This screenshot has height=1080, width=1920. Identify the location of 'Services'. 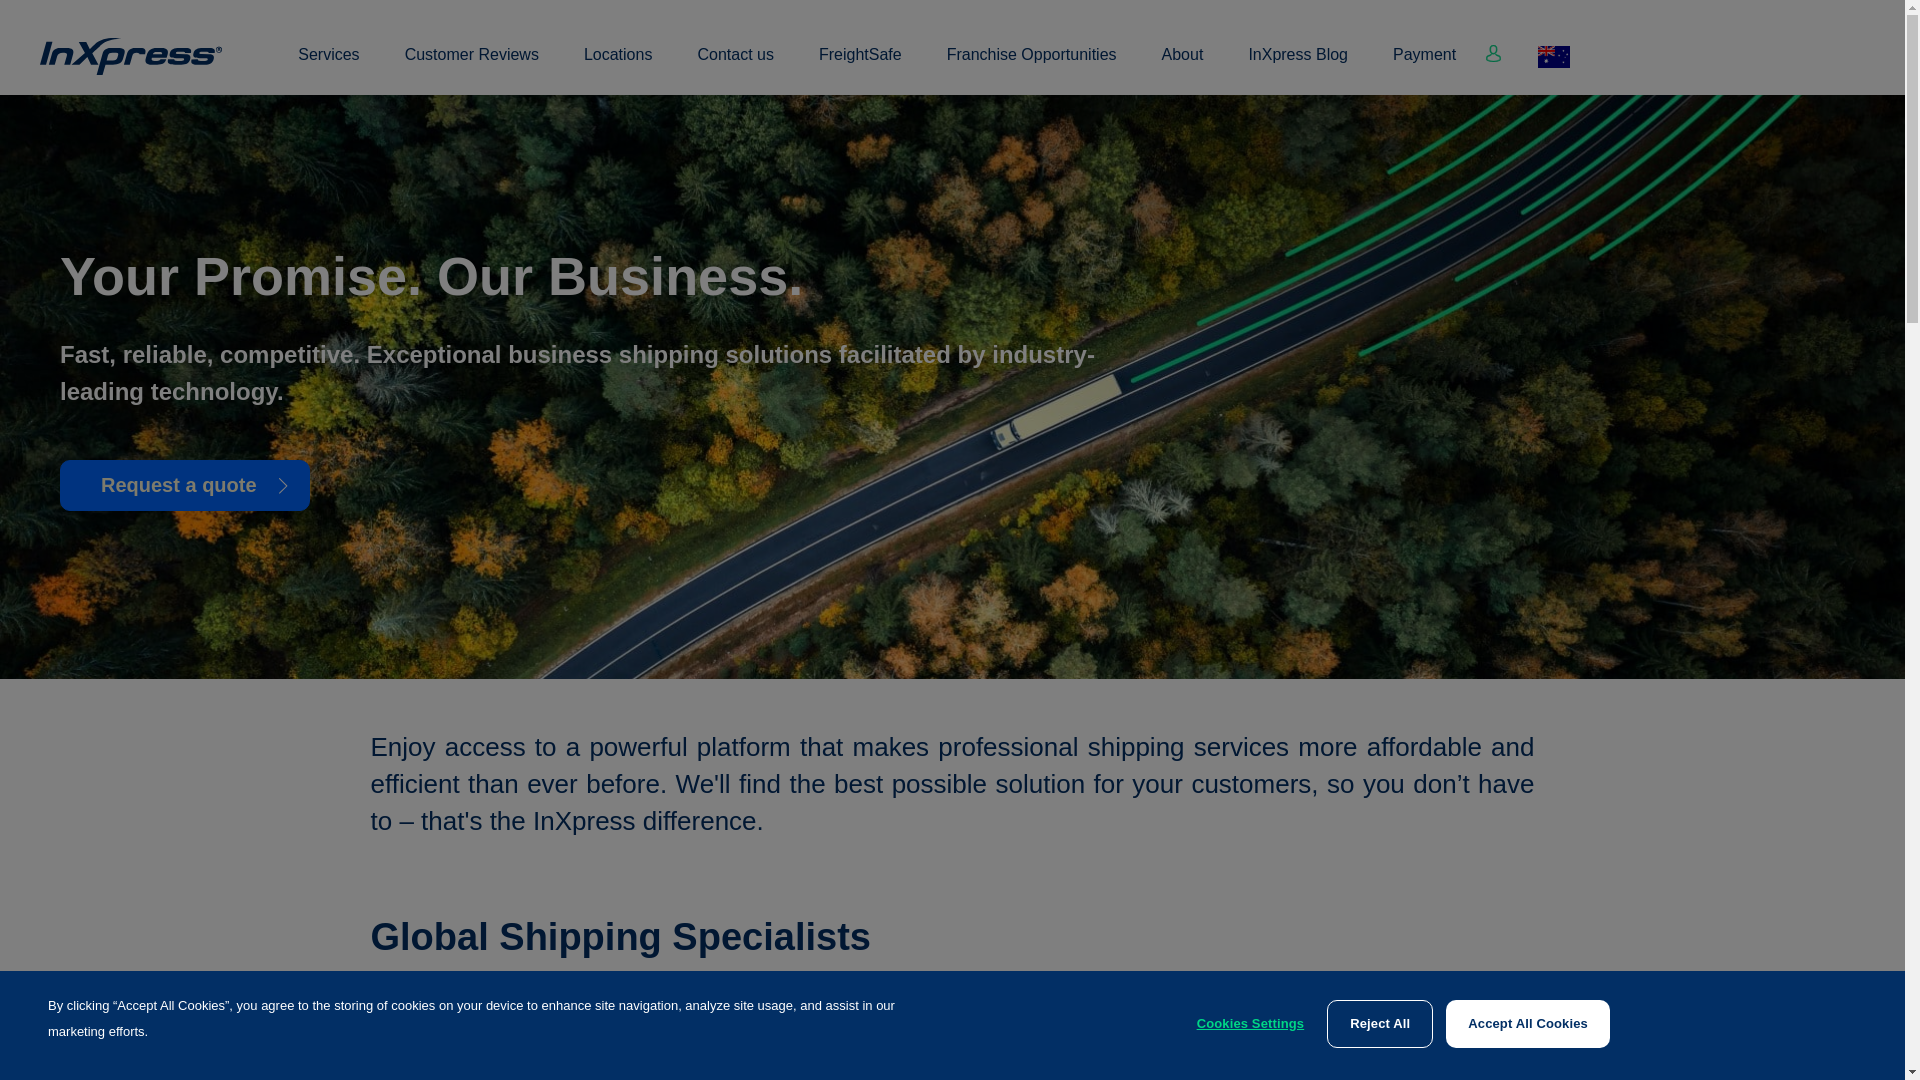
(328, 65).